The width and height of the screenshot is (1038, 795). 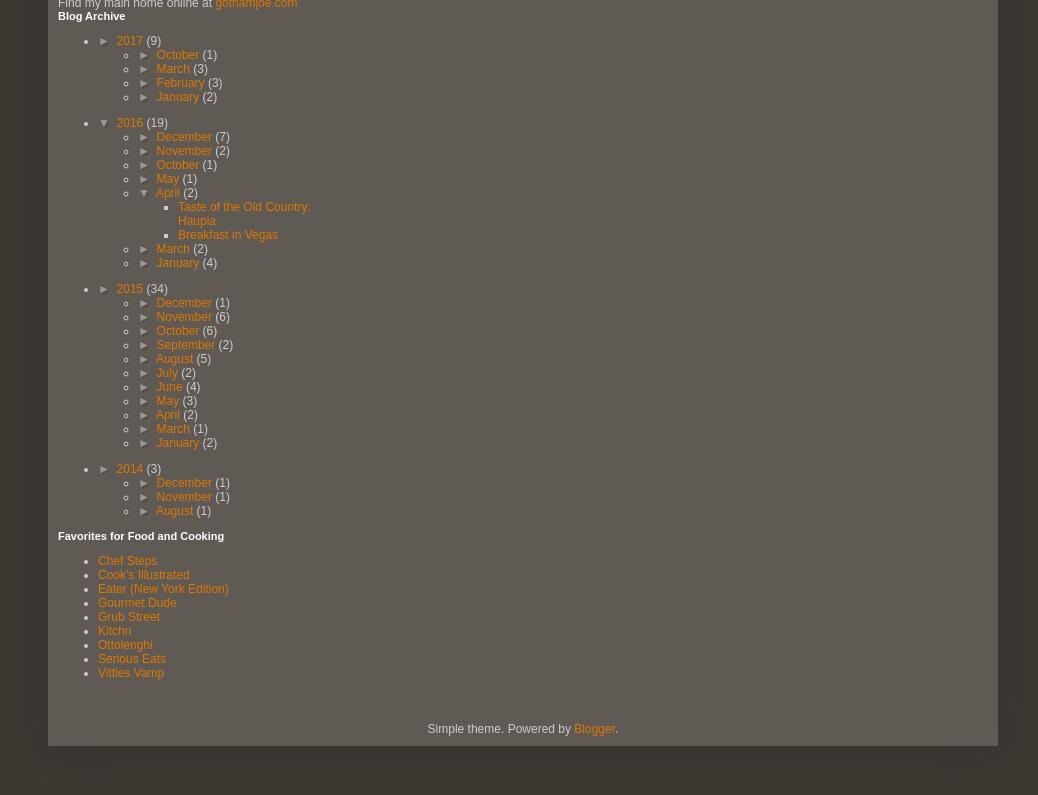 I want to click on '(9)', so click(x=152, y=39).